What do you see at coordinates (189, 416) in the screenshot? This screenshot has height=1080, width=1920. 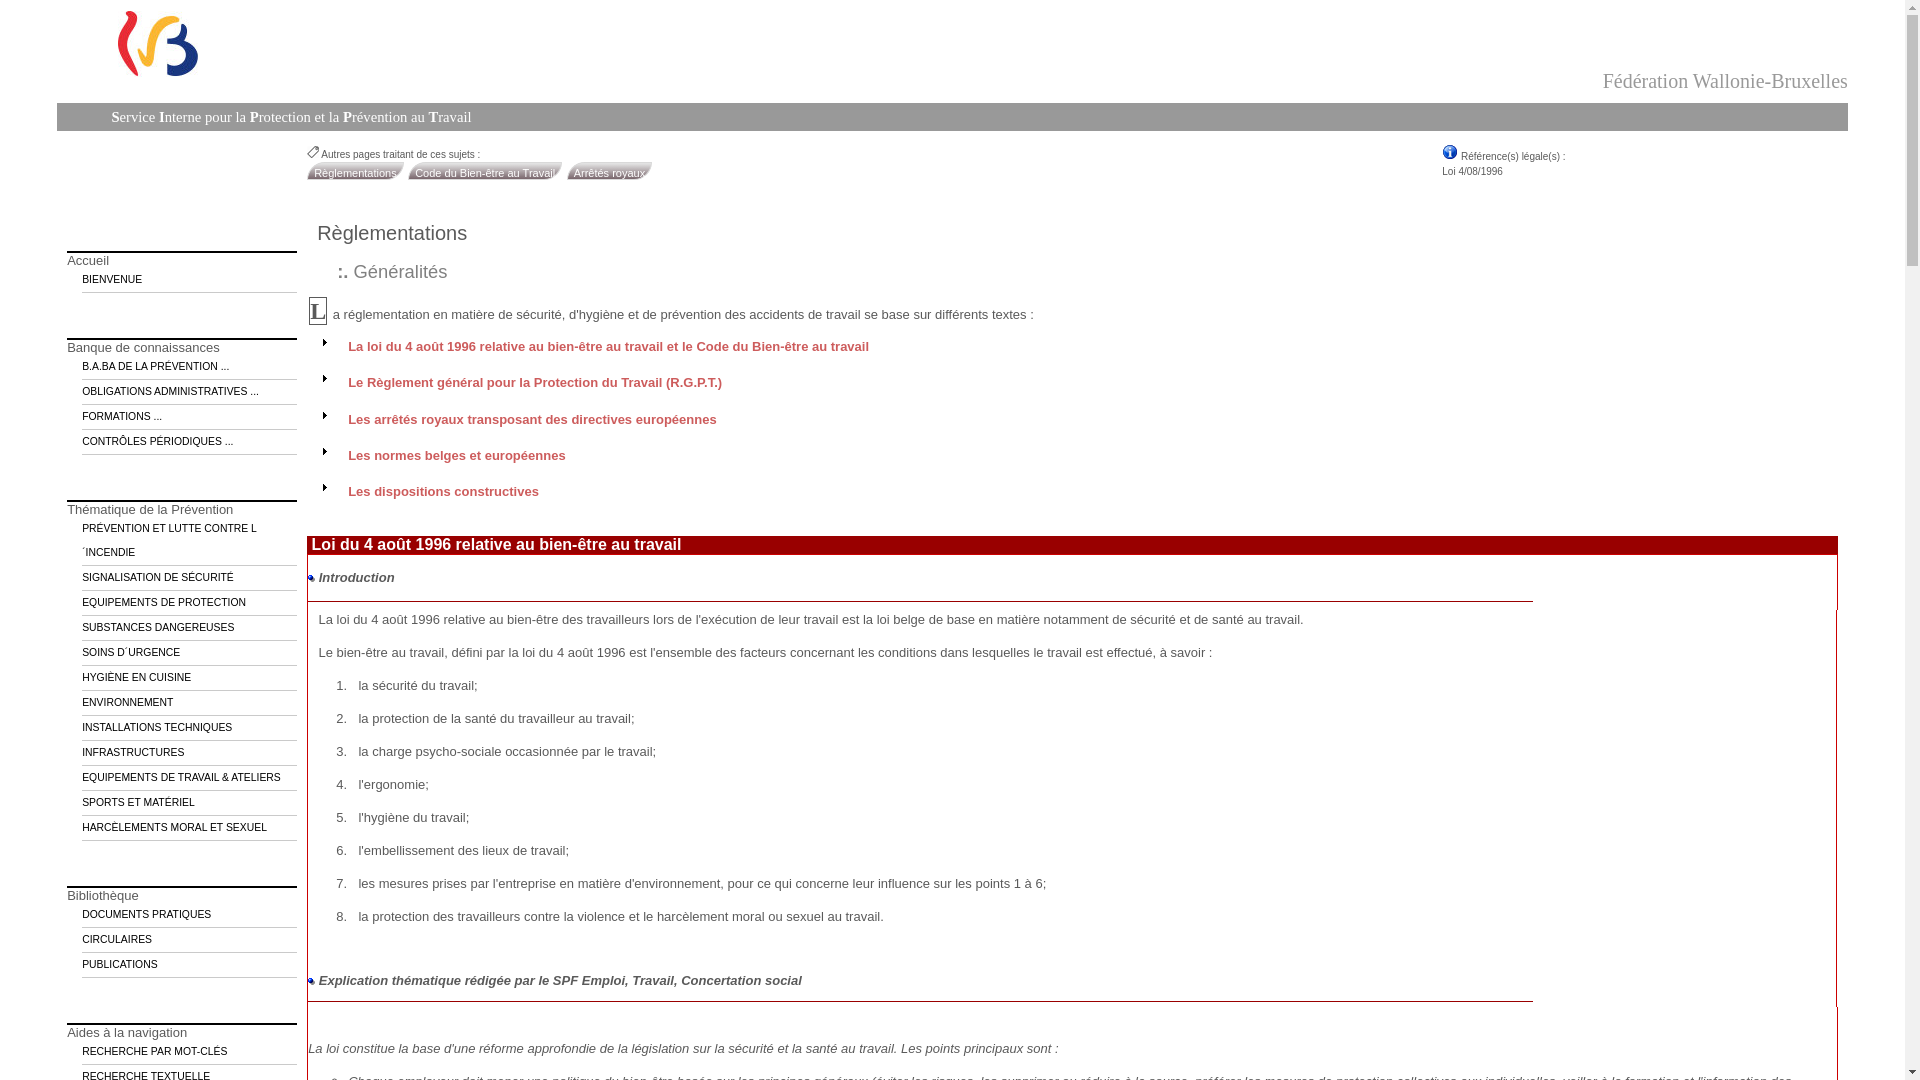 I see `'FORMATIONS ...'` at bounding box center [189, 416].